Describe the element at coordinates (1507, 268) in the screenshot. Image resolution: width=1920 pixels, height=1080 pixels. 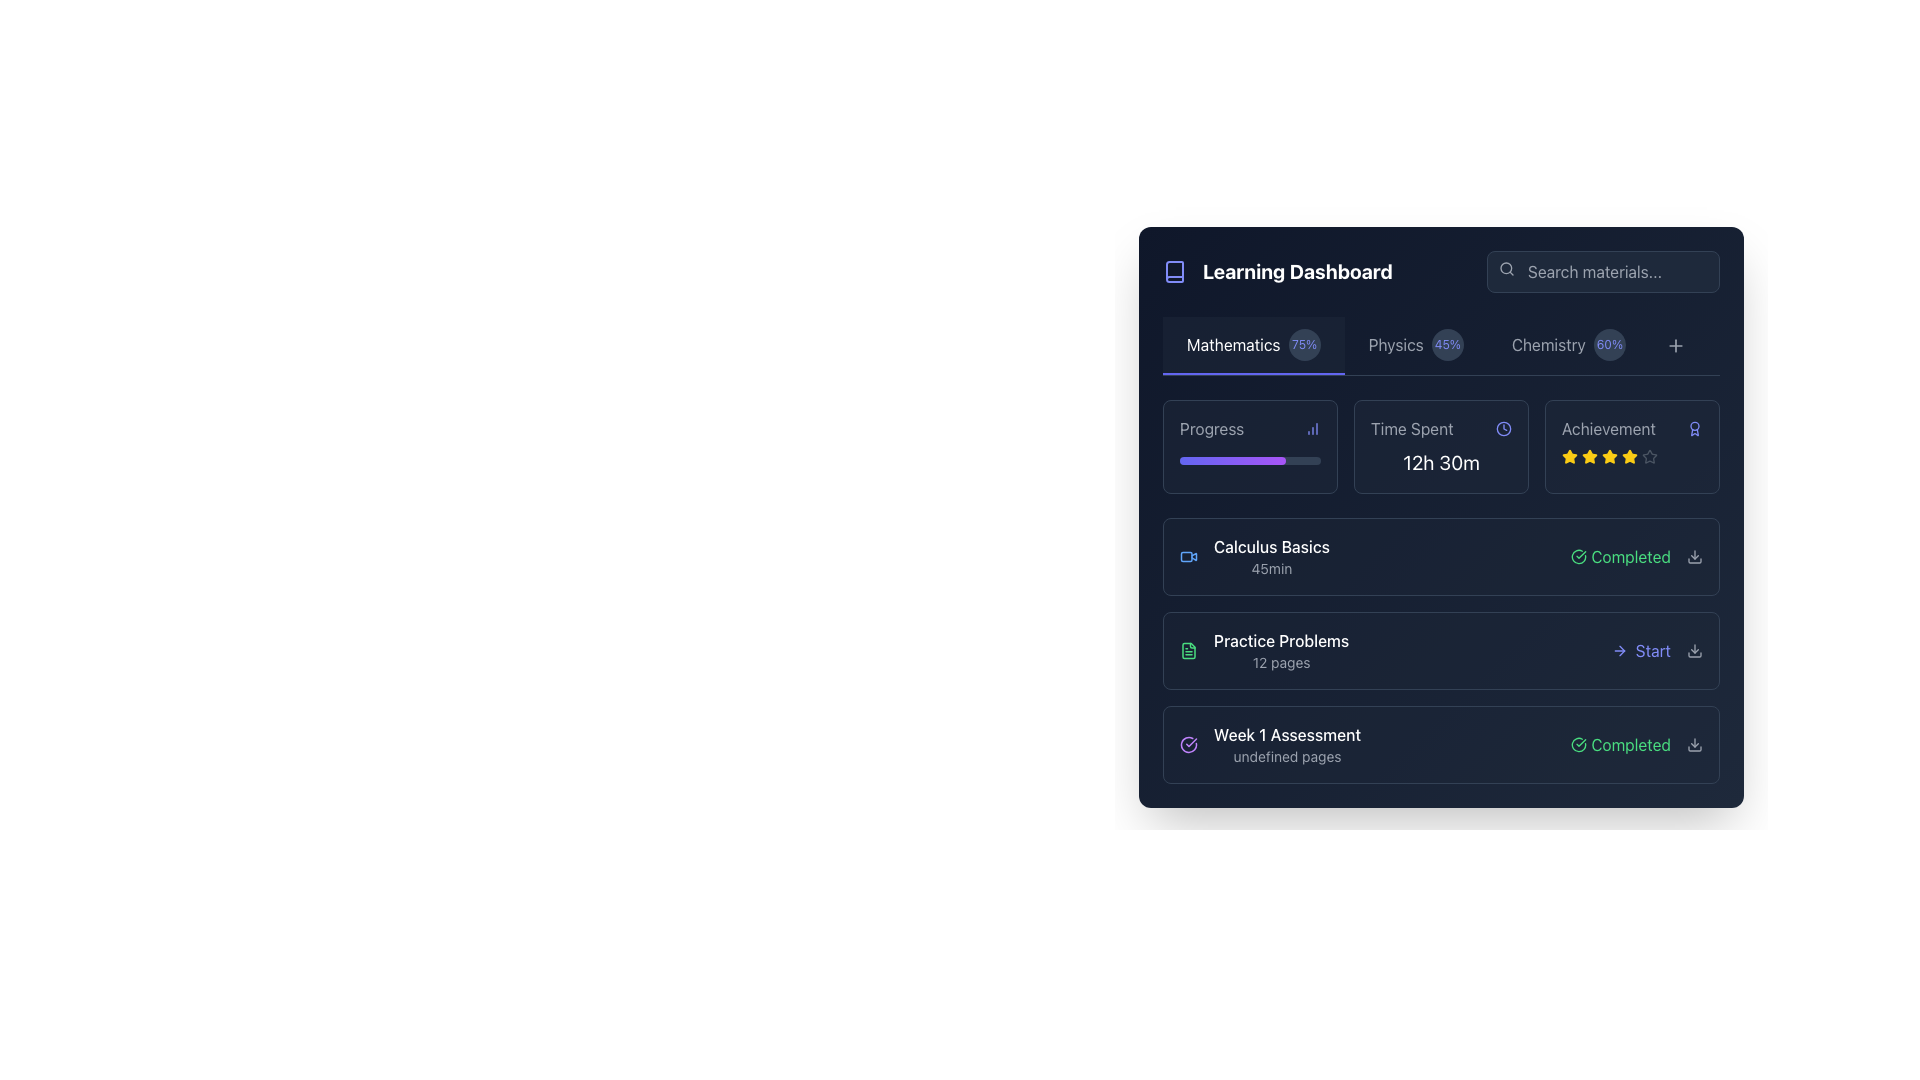
I see `the magnifying glass icon located on the left side of the search input field at the top-right corner of the interface` at that location.